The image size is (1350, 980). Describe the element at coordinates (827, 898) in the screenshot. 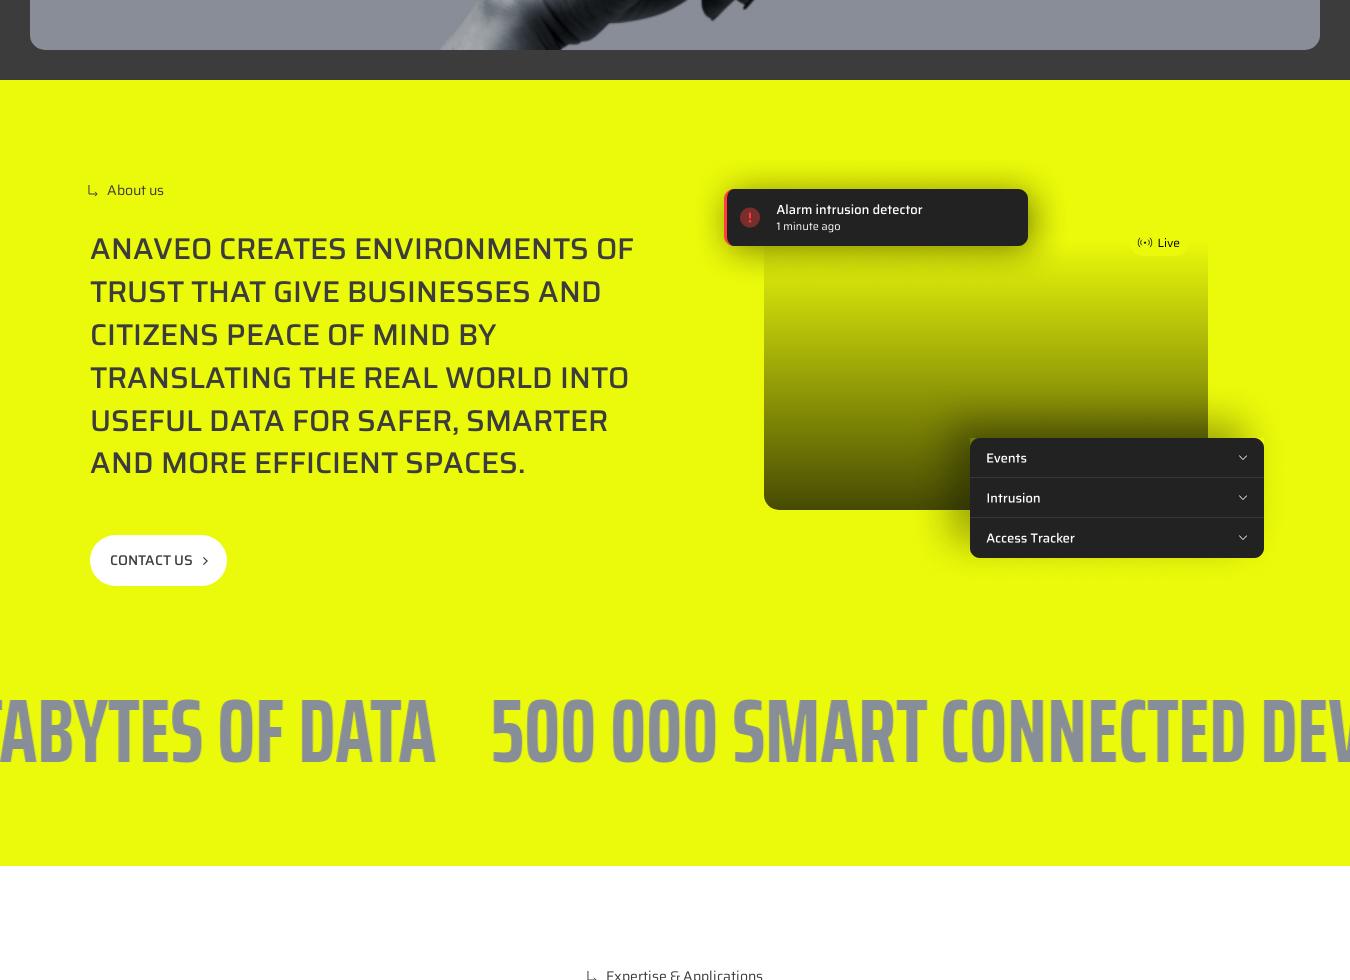

I see `'© Copyright Anaveo, 2023'` at that location.